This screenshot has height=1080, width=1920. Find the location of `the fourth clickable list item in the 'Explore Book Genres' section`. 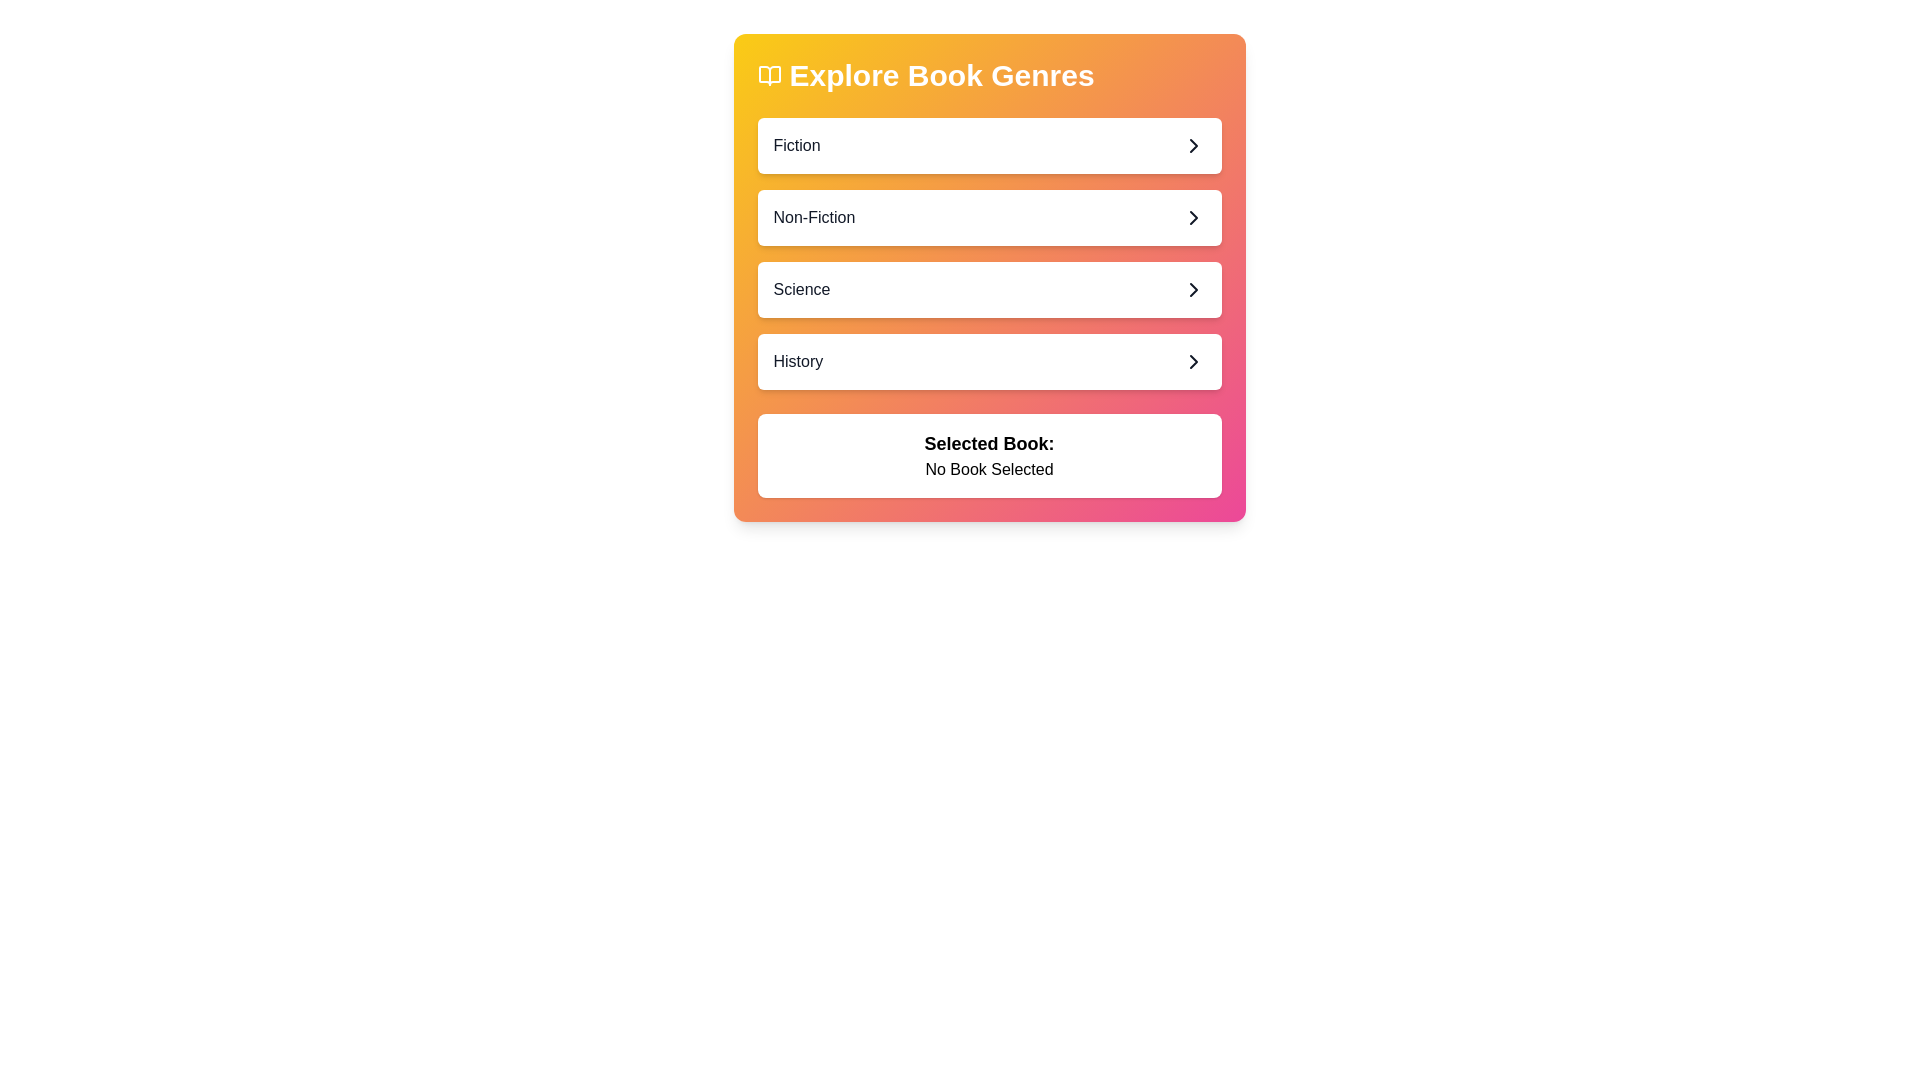

the fourth clickable list item in the 'Explore Book Genres' section is located at coordinates (989, 362).